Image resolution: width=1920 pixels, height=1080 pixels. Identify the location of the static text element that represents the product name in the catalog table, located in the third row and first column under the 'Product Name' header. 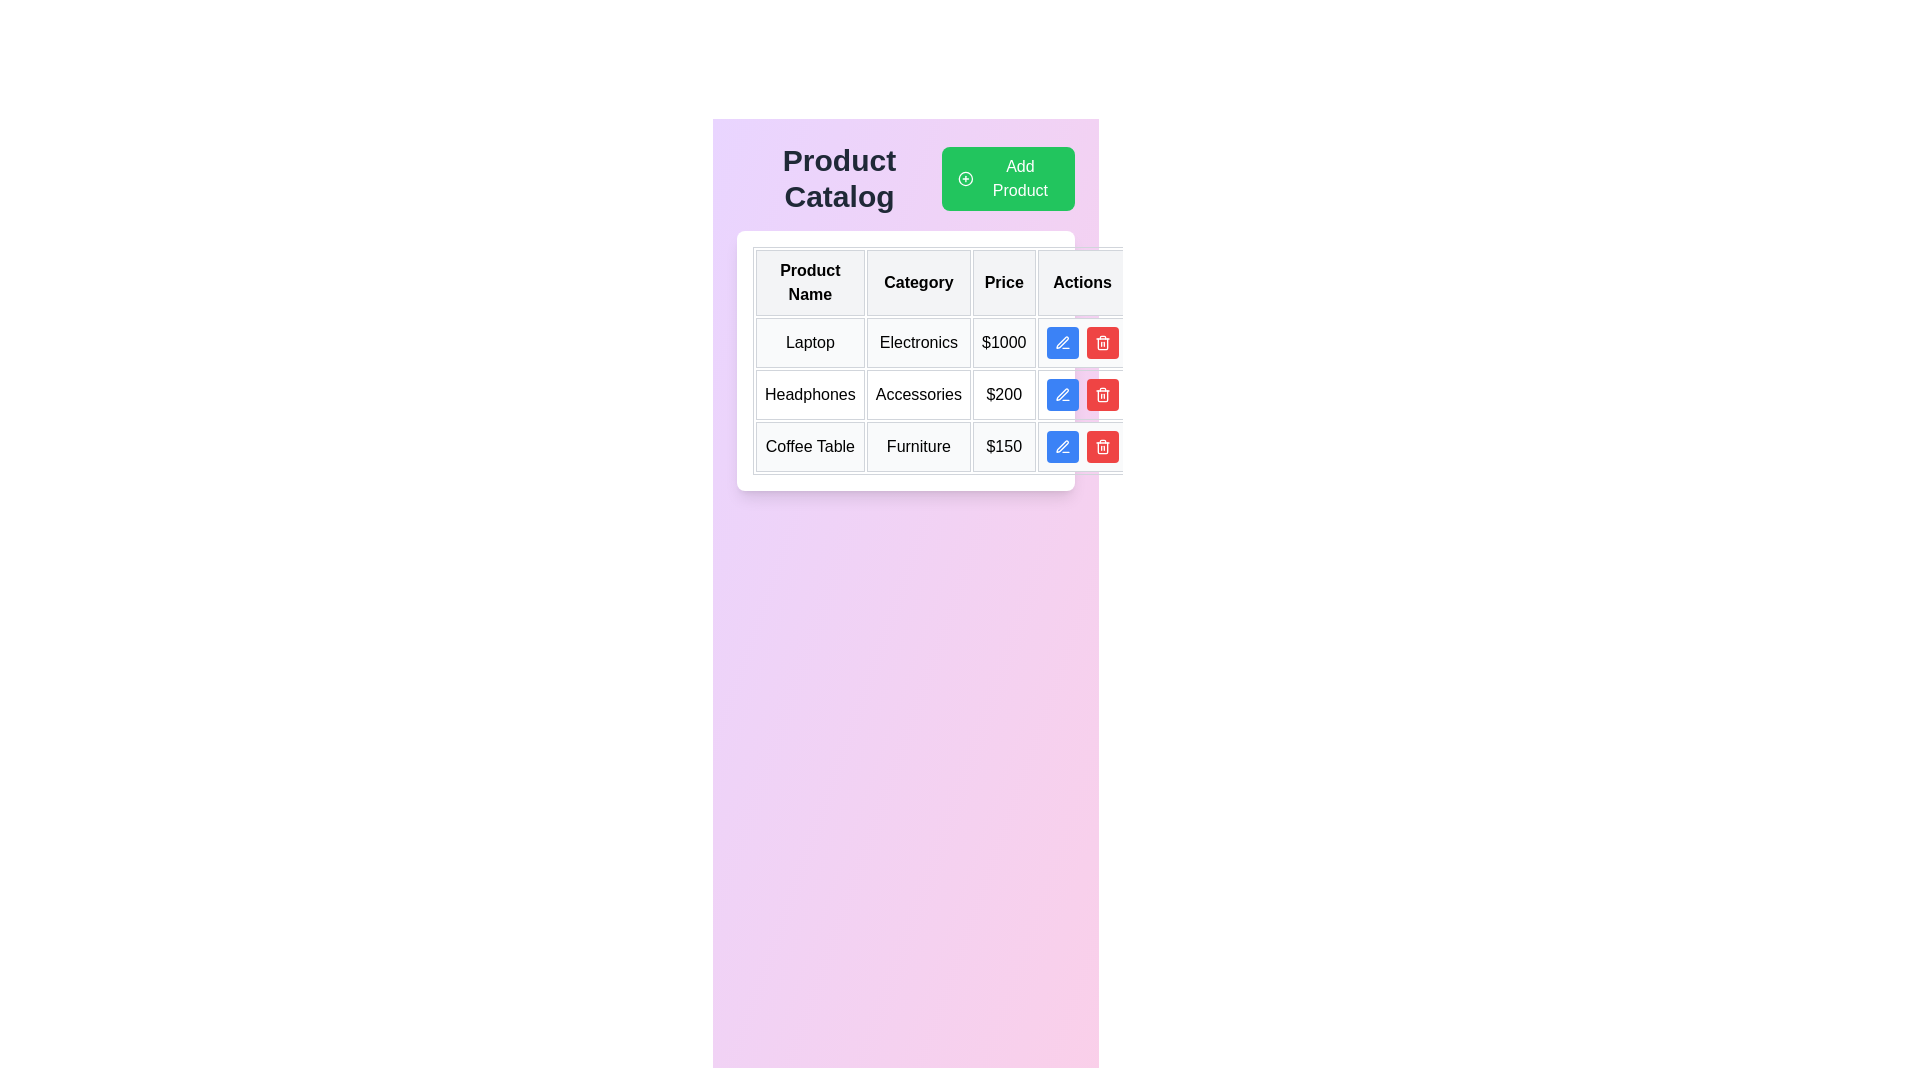
(810, 446).